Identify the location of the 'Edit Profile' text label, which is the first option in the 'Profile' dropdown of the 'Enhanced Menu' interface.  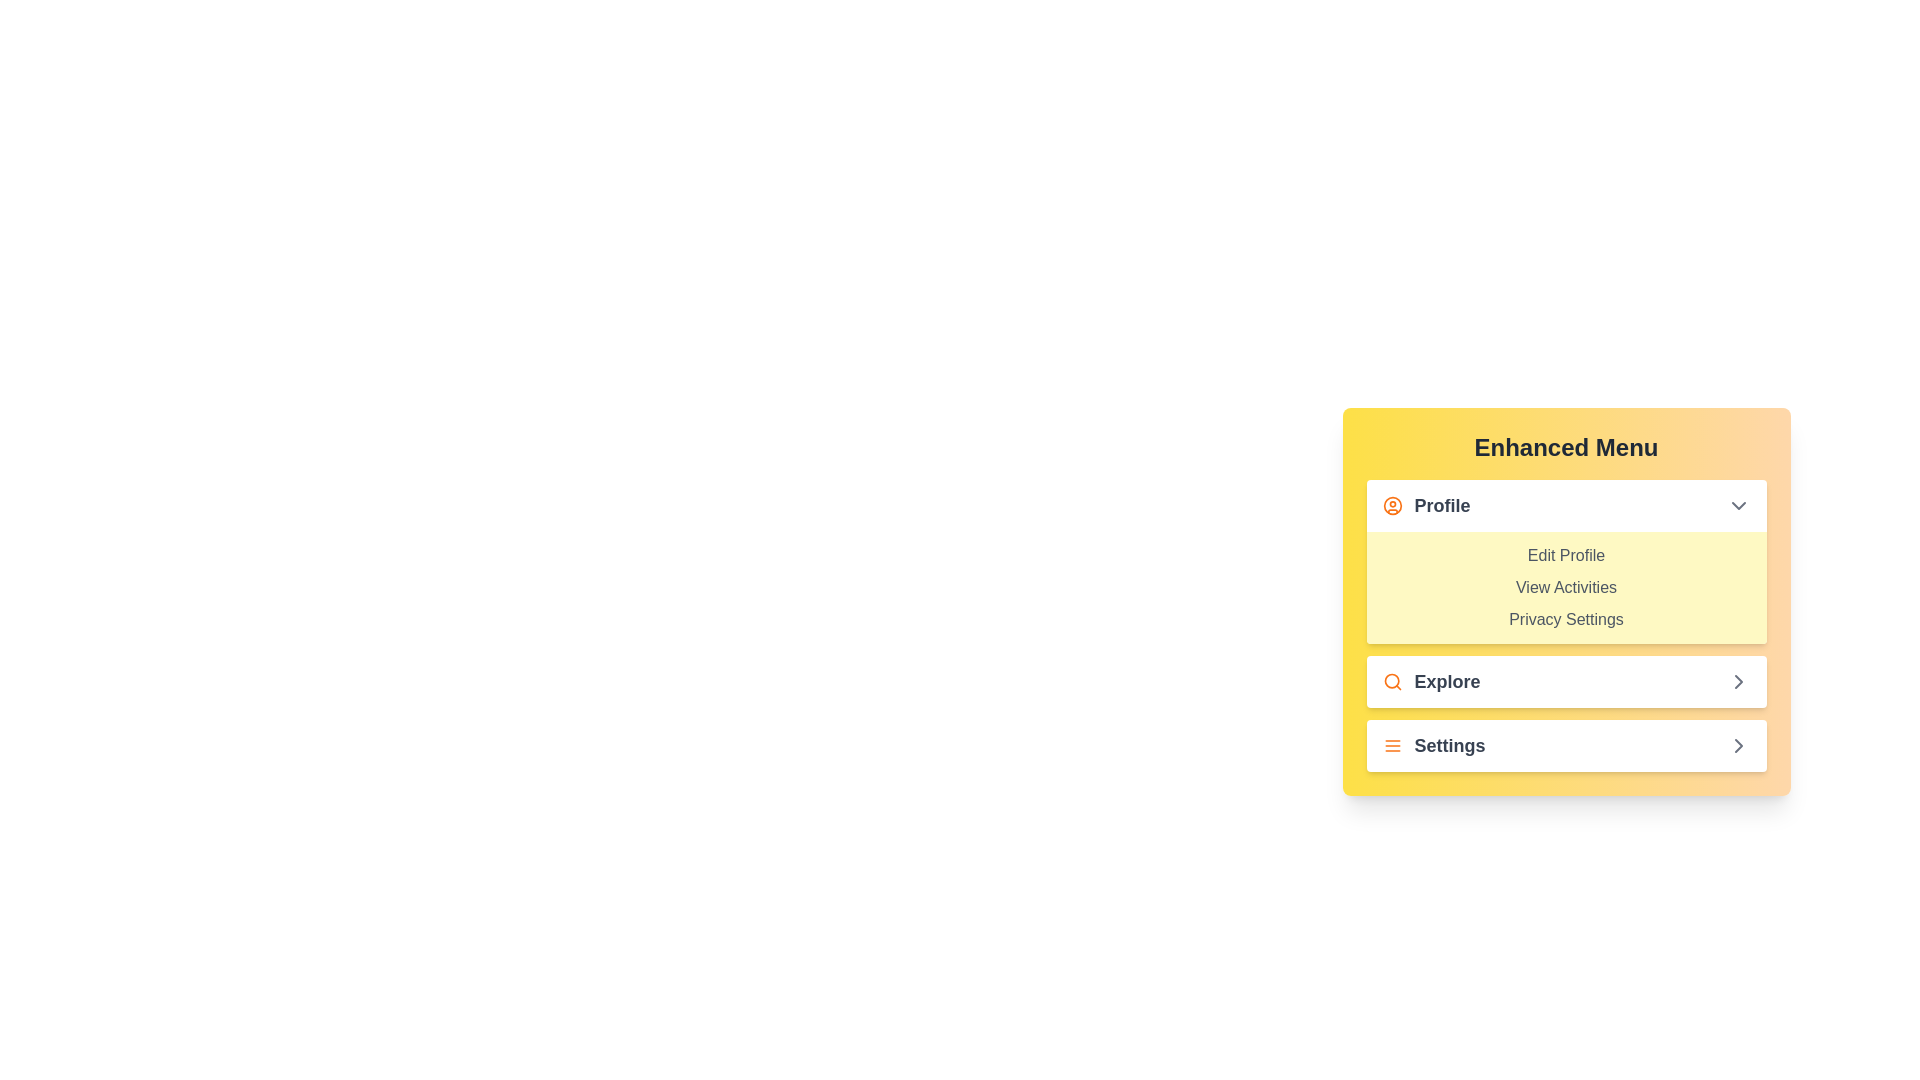
(1565, 555).